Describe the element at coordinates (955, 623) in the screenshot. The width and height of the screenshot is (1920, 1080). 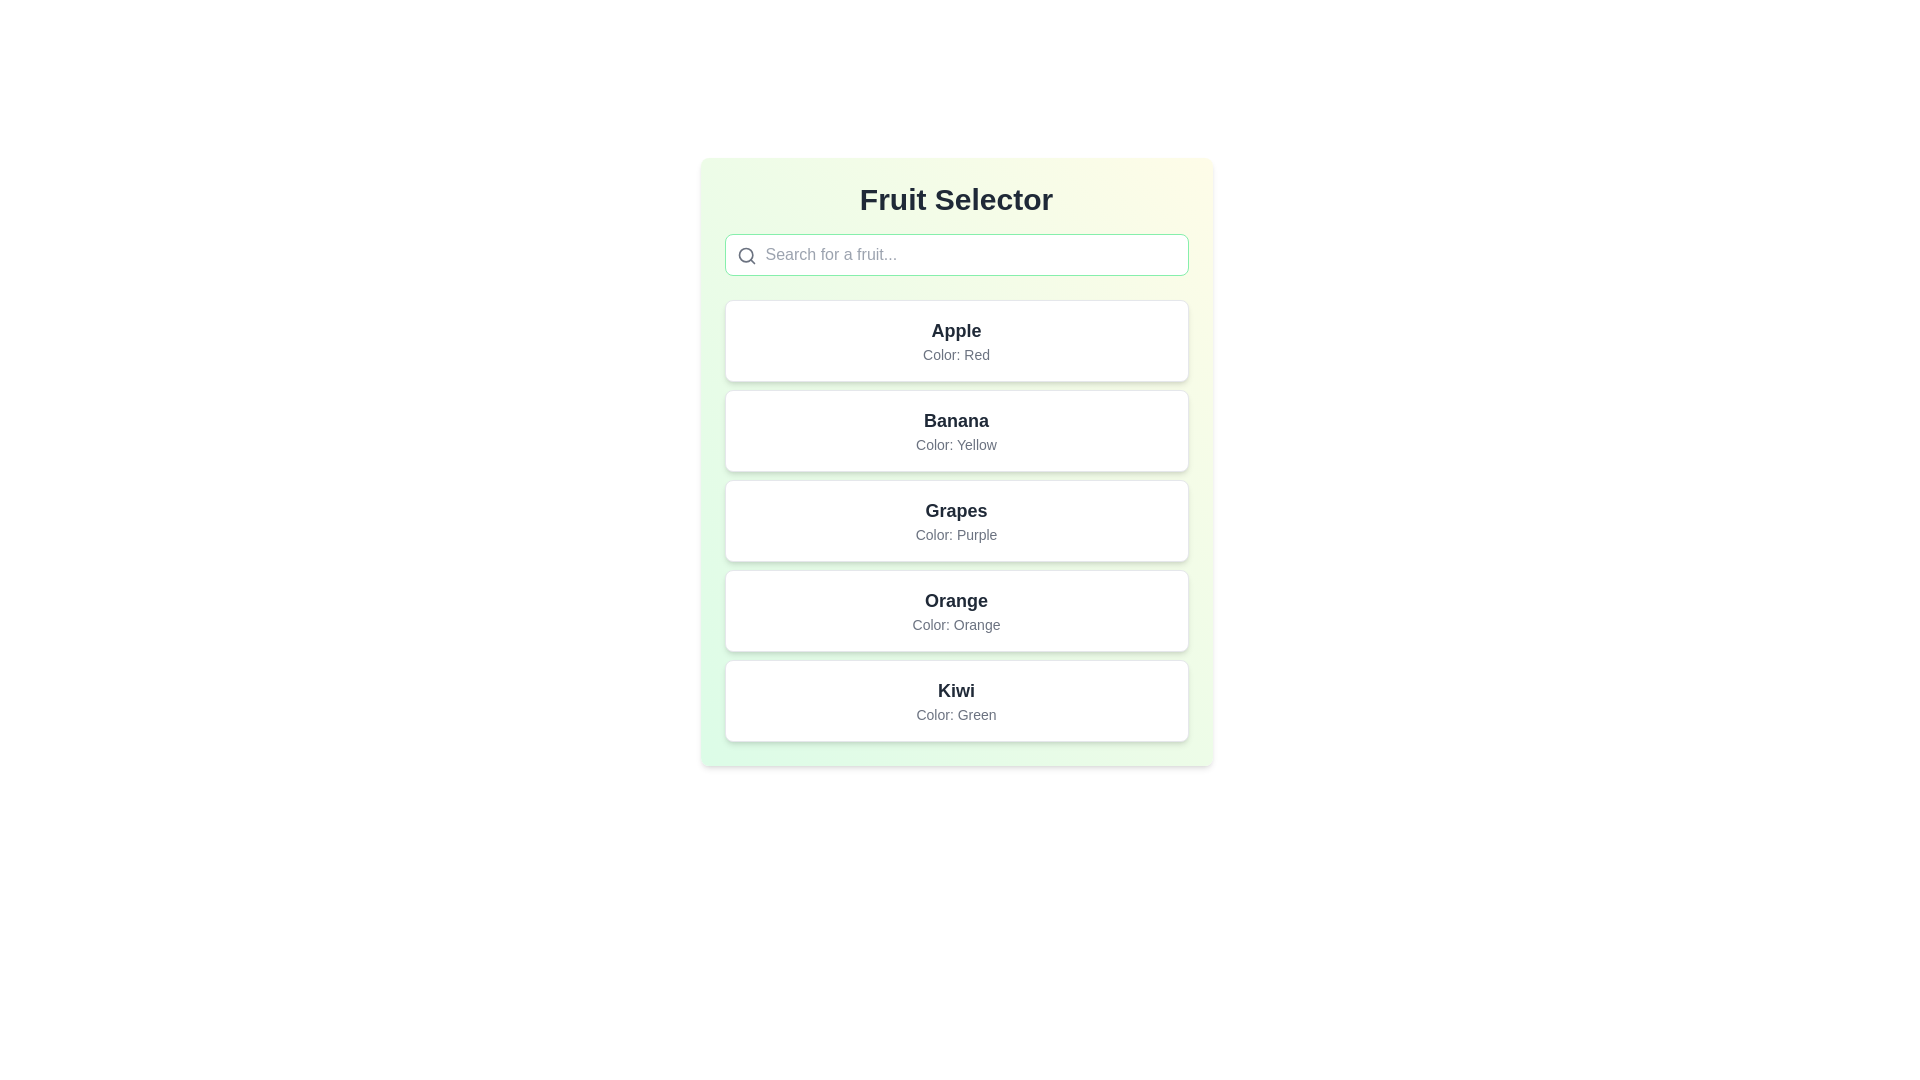
I see `text content of the label displaying 'Color: Orange', which is styled in a small, light gray font and positioned below the title 'Orange'` at that location.